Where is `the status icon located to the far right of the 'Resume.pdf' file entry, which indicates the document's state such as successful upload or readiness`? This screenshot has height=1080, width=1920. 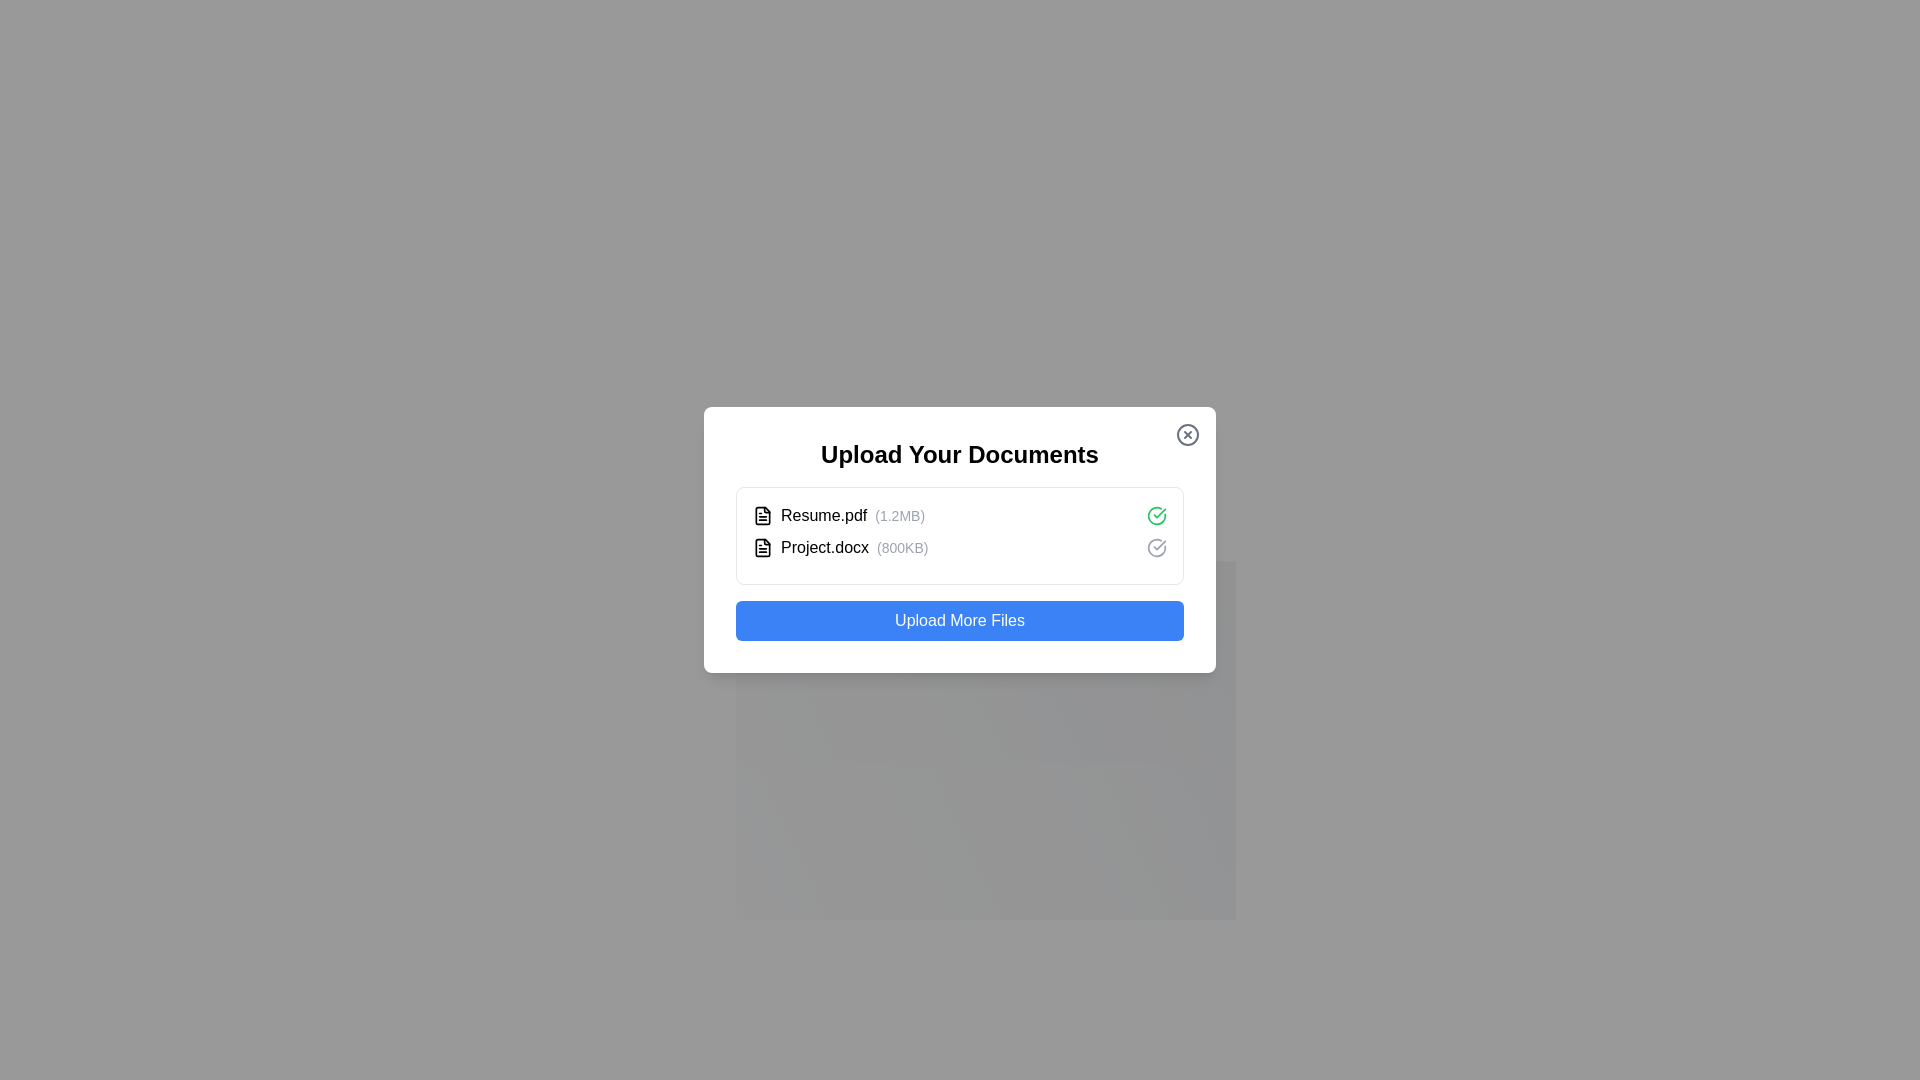
the status icon located to the far right of the 'Resume.pdf' file entry, which indicates the document's state such as successful upload or readiness is located at coordinates (1156, 547).